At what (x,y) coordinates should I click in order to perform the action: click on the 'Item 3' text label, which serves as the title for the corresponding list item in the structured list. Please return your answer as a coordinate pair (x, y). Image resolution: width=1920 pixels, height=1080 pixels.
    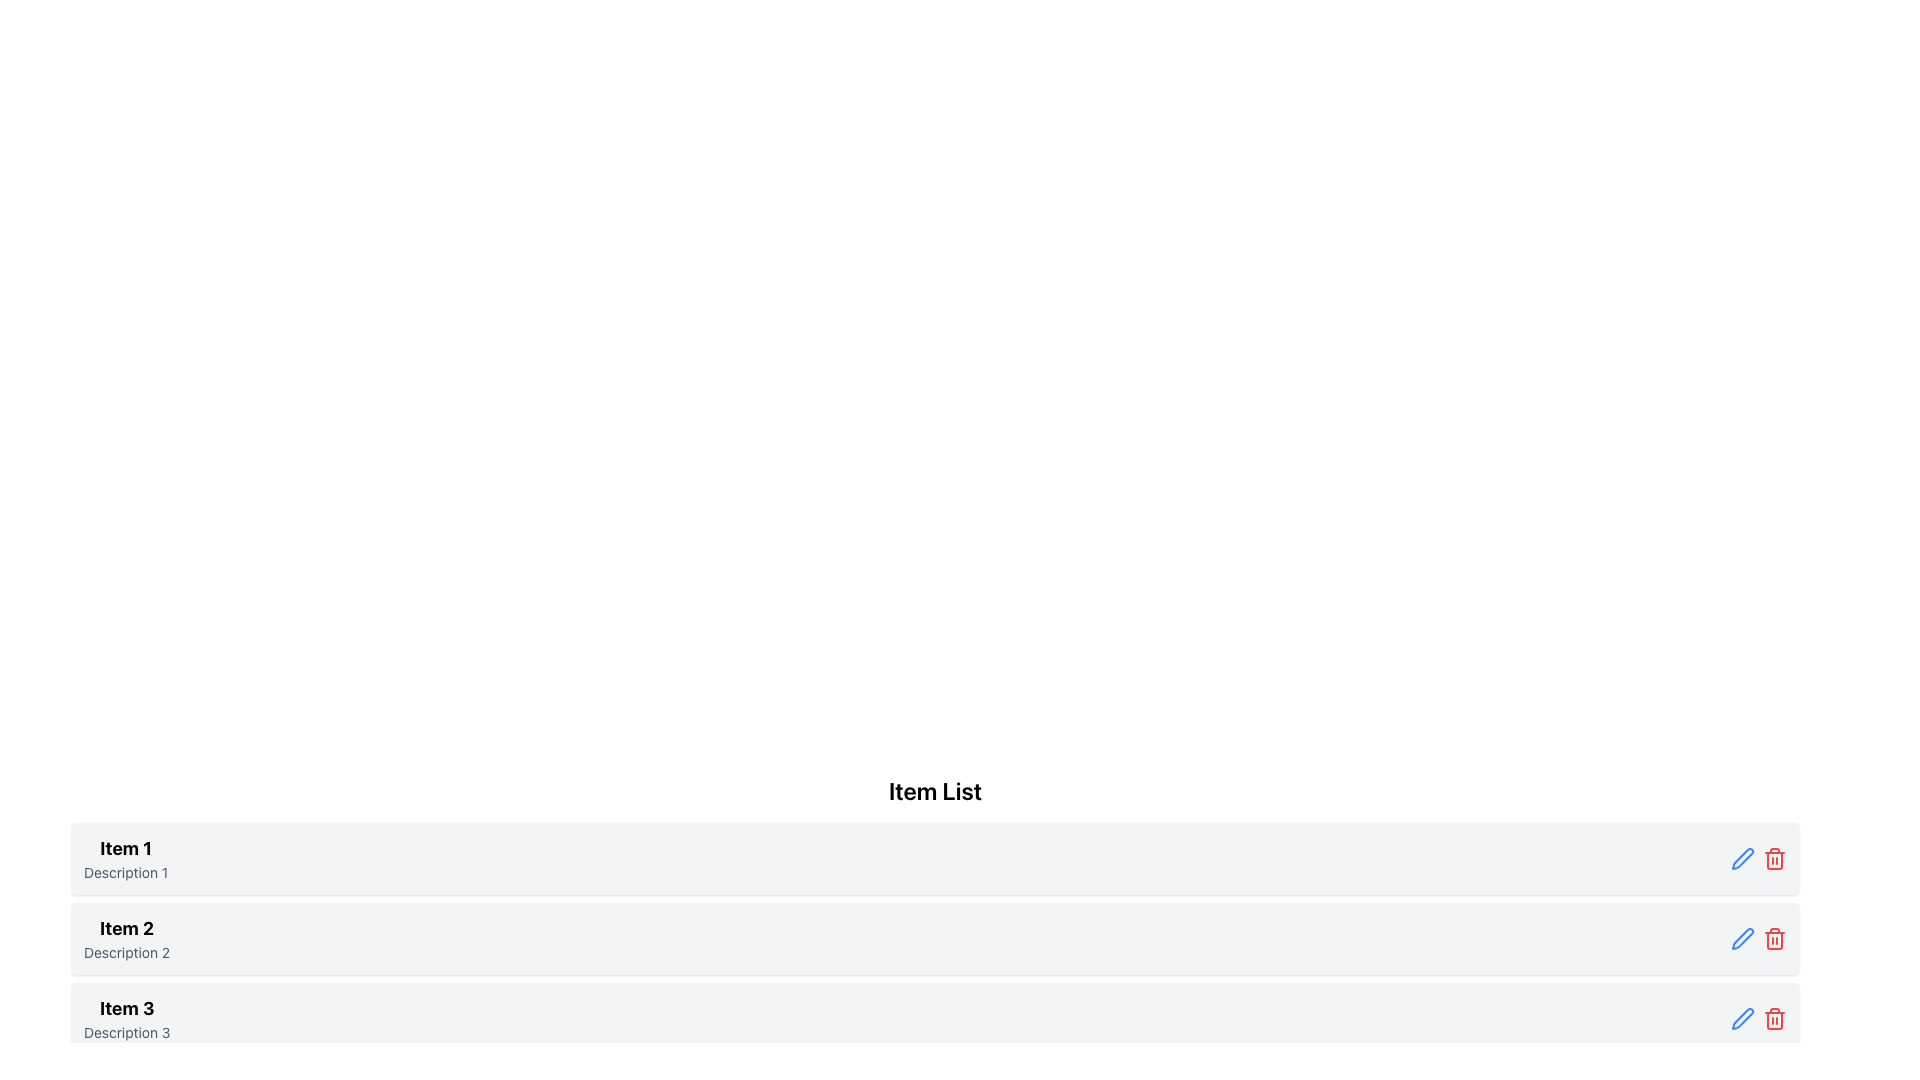
    Looking at the image, I should click on (126, 1009).